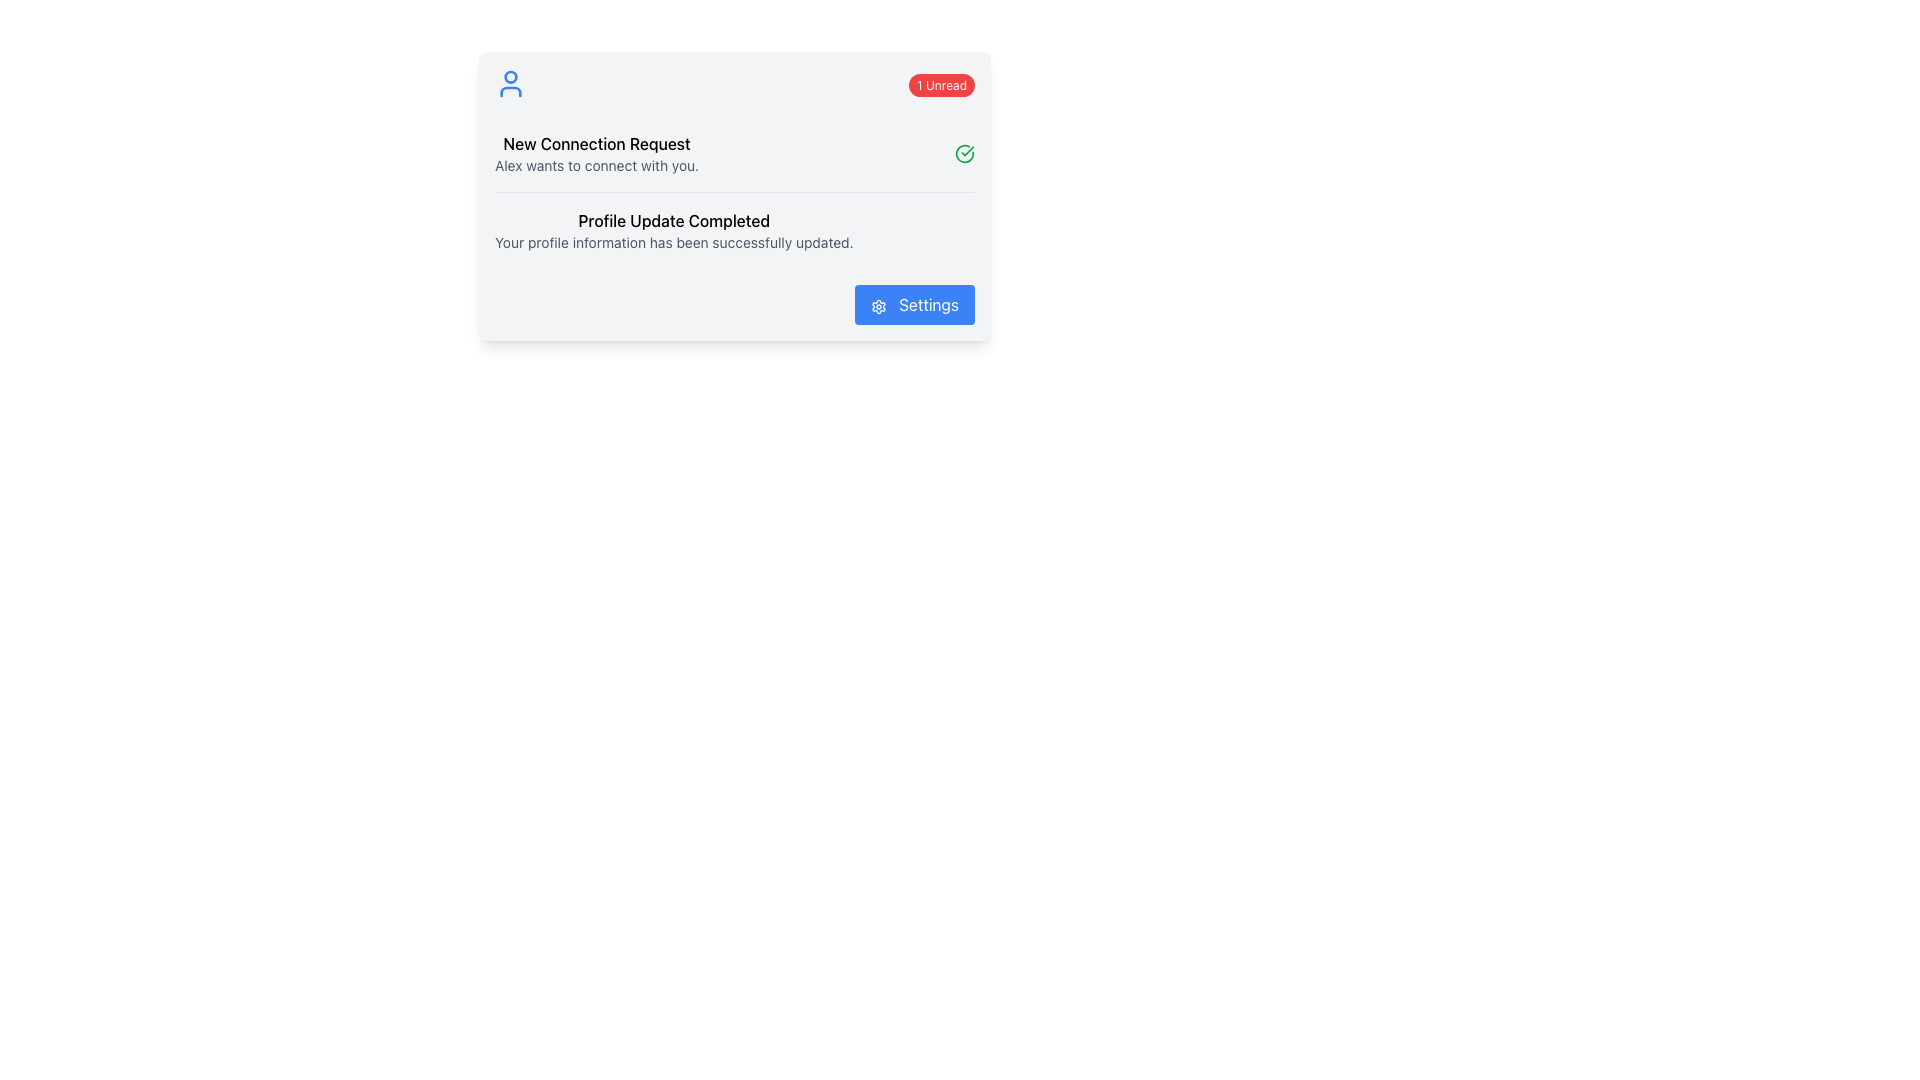 The image size is (1920, 1080). I want to click on the notification title indicating successful profile update, positioned below 'New Connection Request' and above 'Your profile information has been successfully updated.', so click(674, 220).